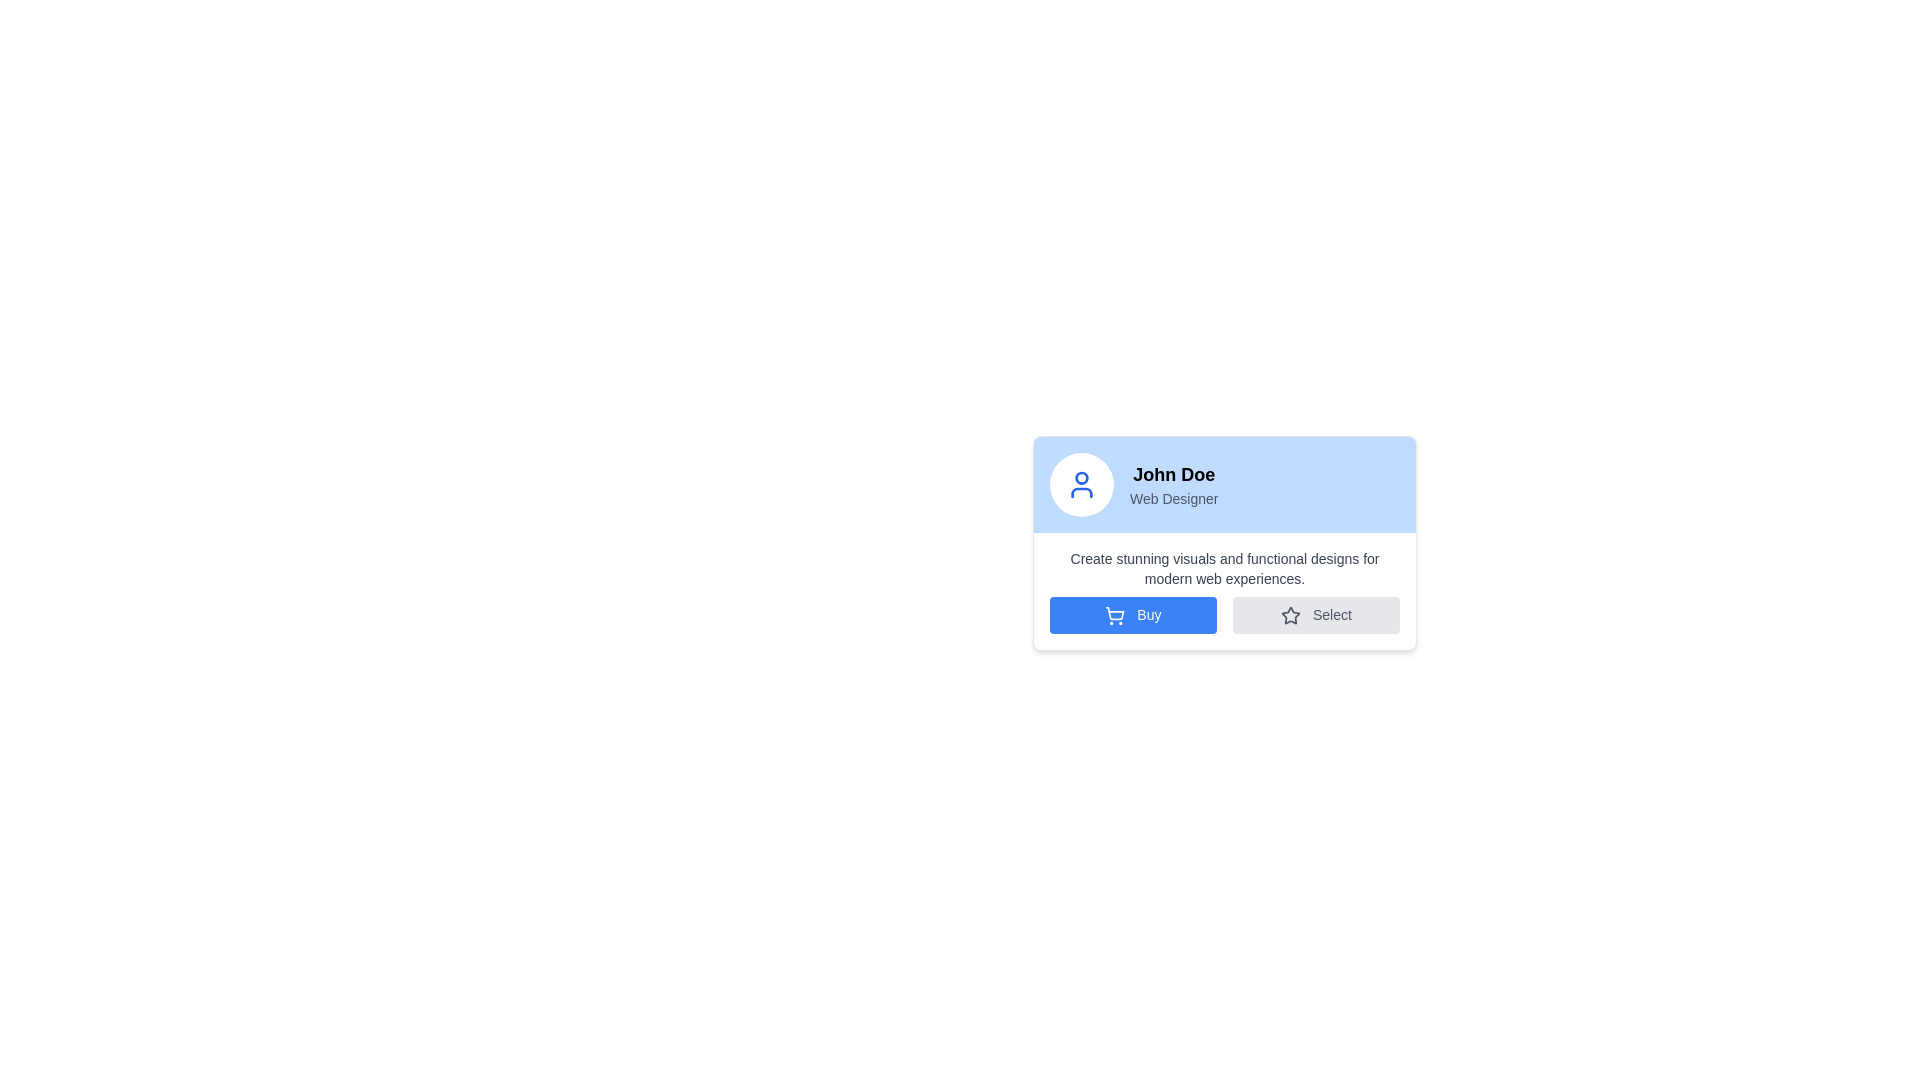  Describe the element at coordinates (1316, 614) in the screenshot. I see `the second button in the grid layout` at that location.